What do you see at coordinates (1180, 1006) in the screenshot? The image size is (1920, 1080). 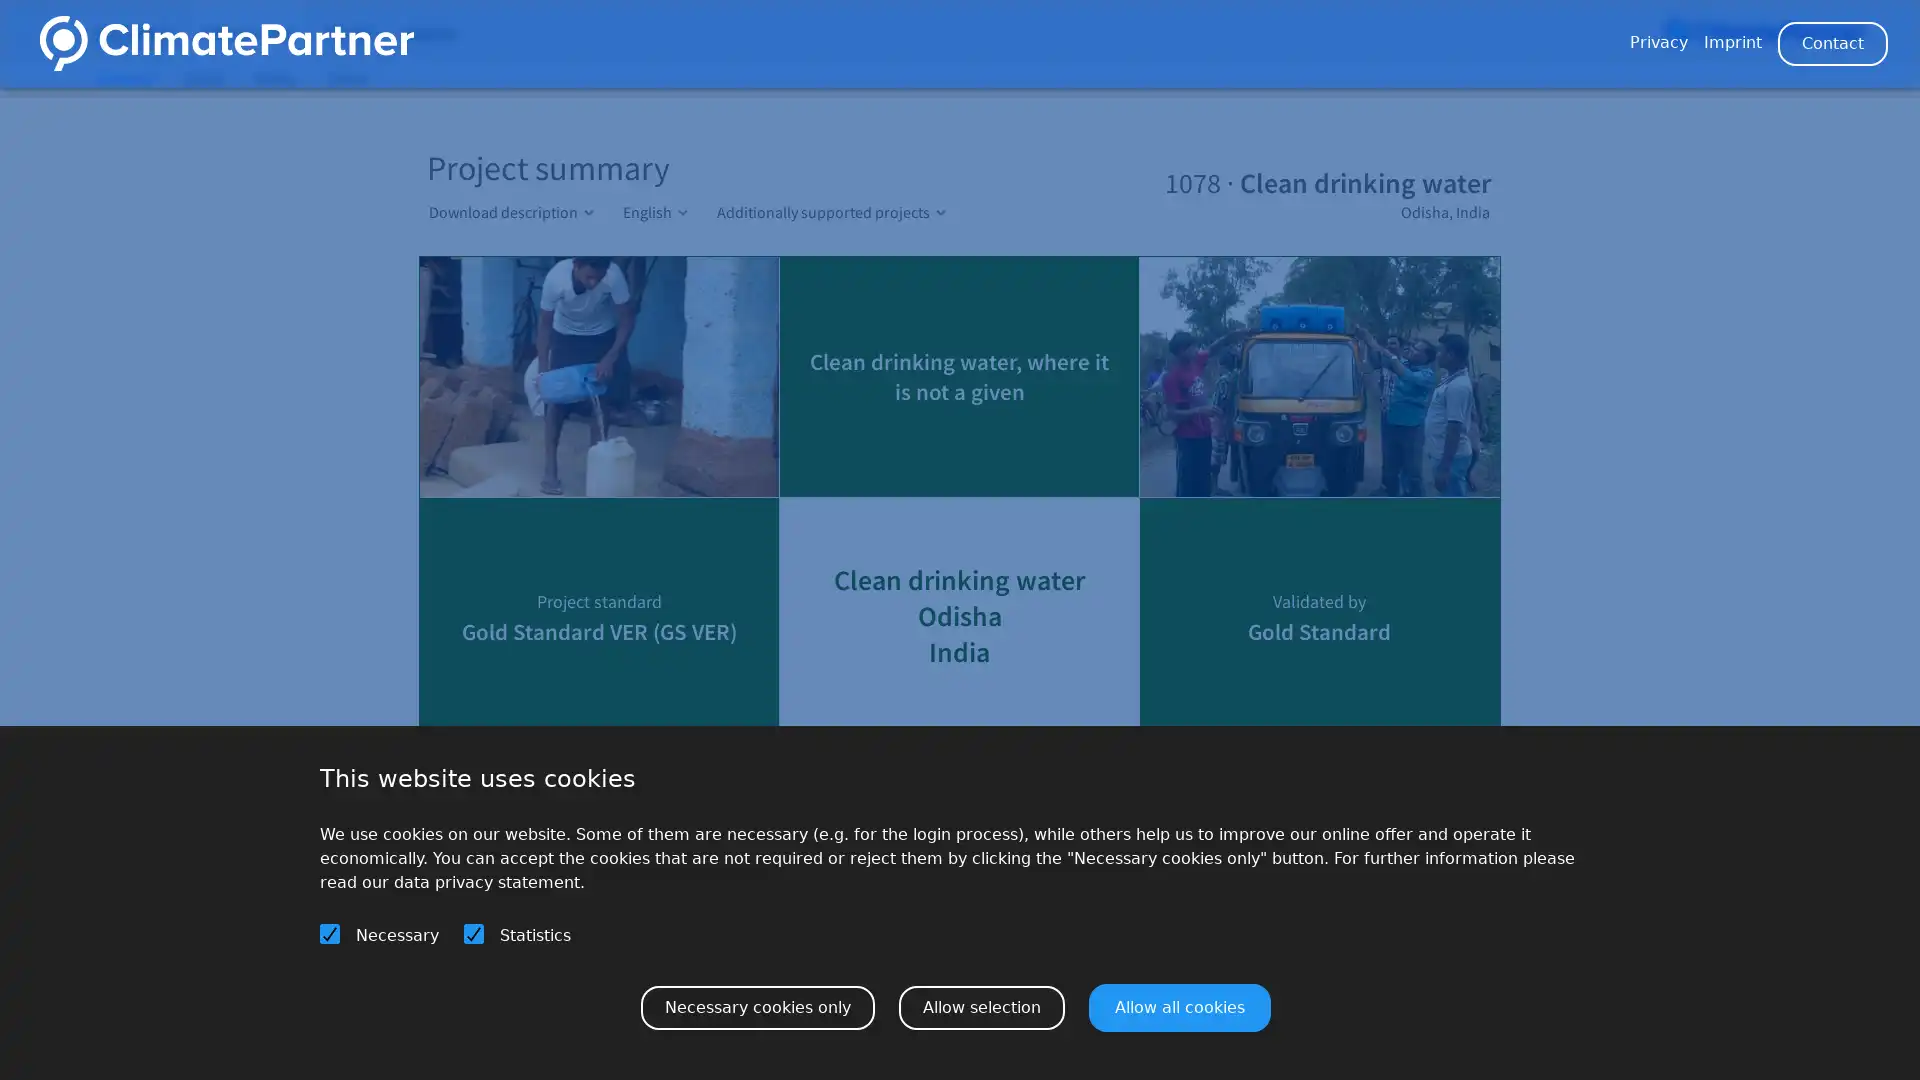 I see `Allow all cookies` at bounding box center [1180, 1006].